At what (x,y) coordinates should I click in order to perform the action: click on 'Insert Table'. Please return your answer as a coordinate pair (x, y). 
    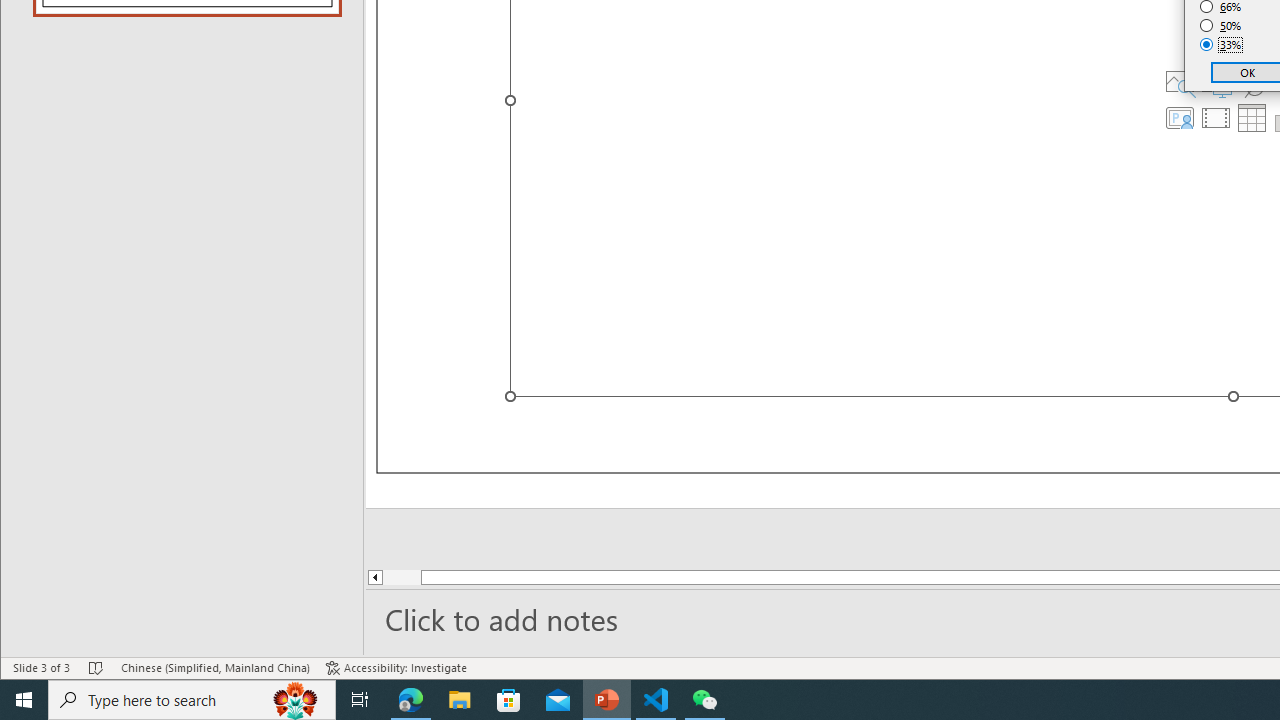
    Looking at the image, I should click on (1251, 118).